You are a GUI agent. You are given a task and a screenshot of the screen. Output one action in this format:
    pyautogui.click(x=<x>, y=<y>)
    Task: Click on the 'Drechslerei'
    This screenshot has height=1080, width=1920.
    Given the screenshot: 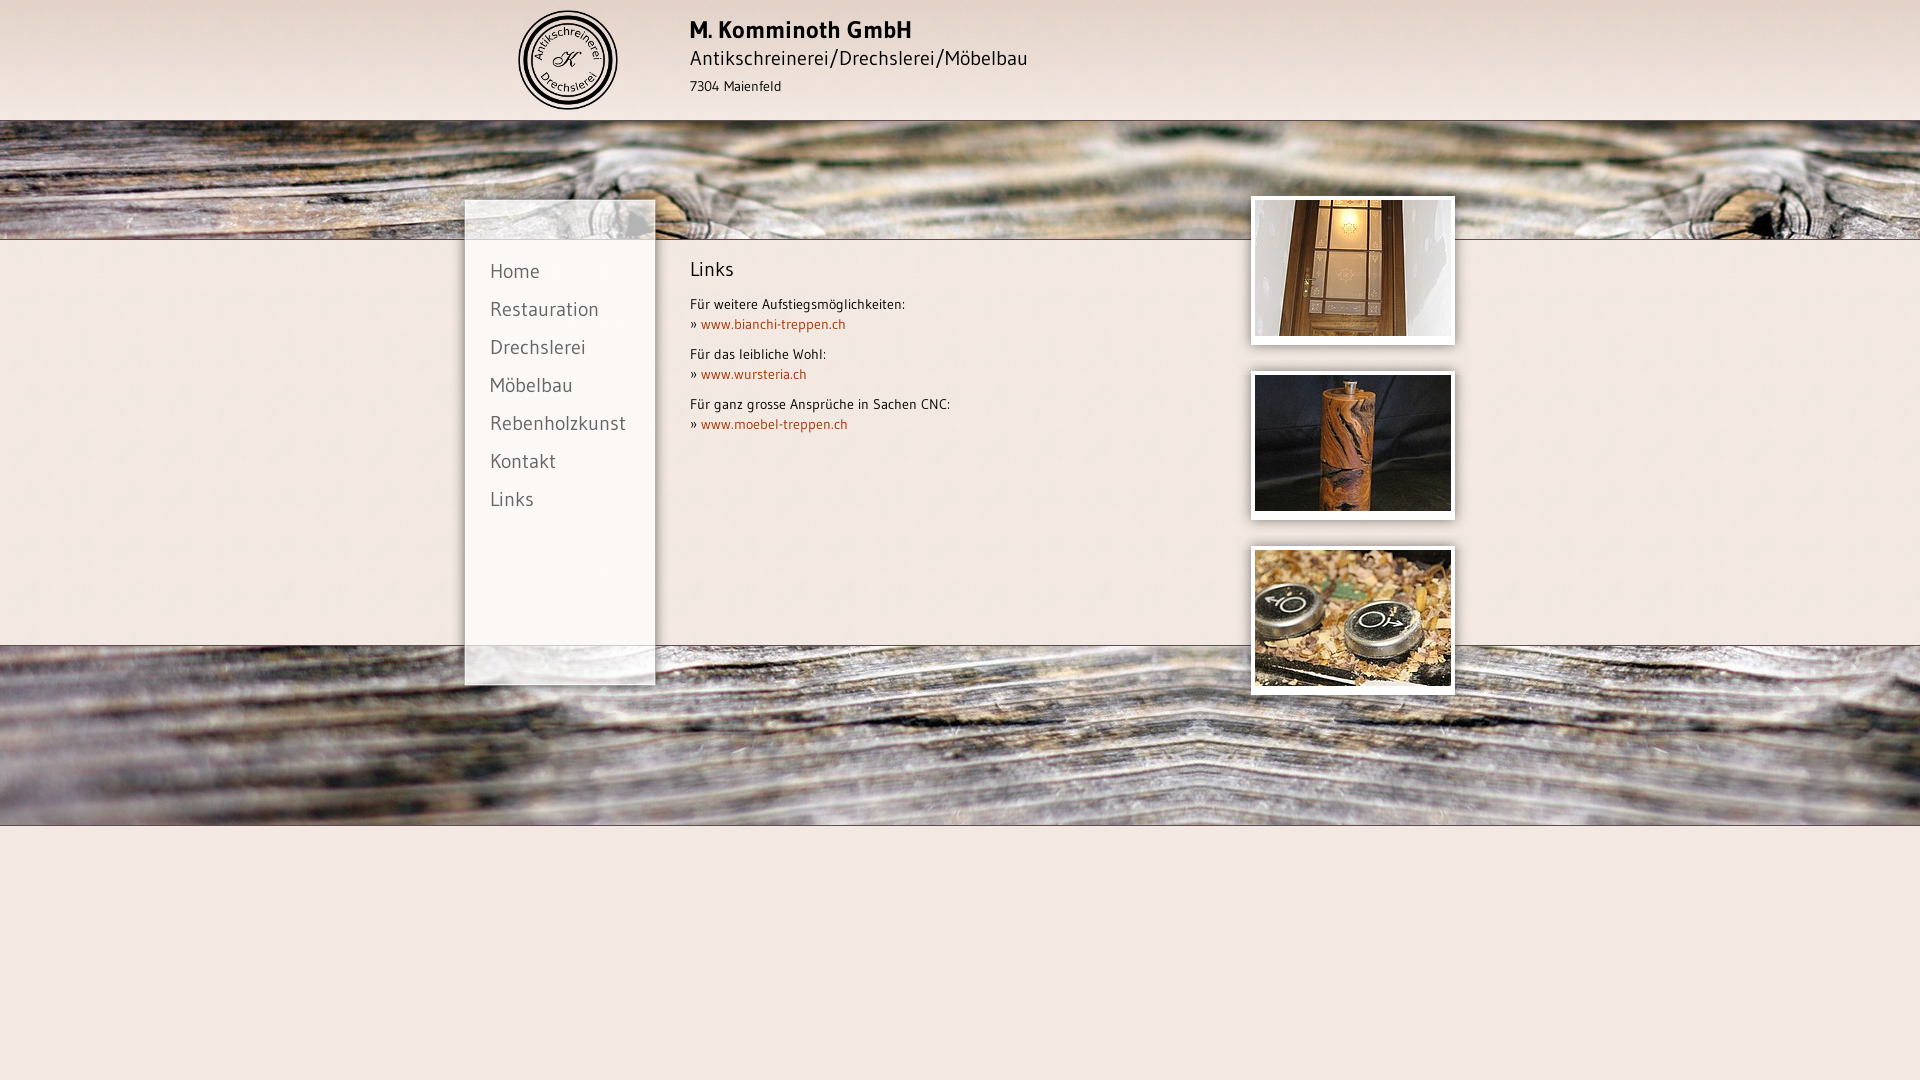 What is the action you would take?
    pyautogui.click(x=560, y=346)
    